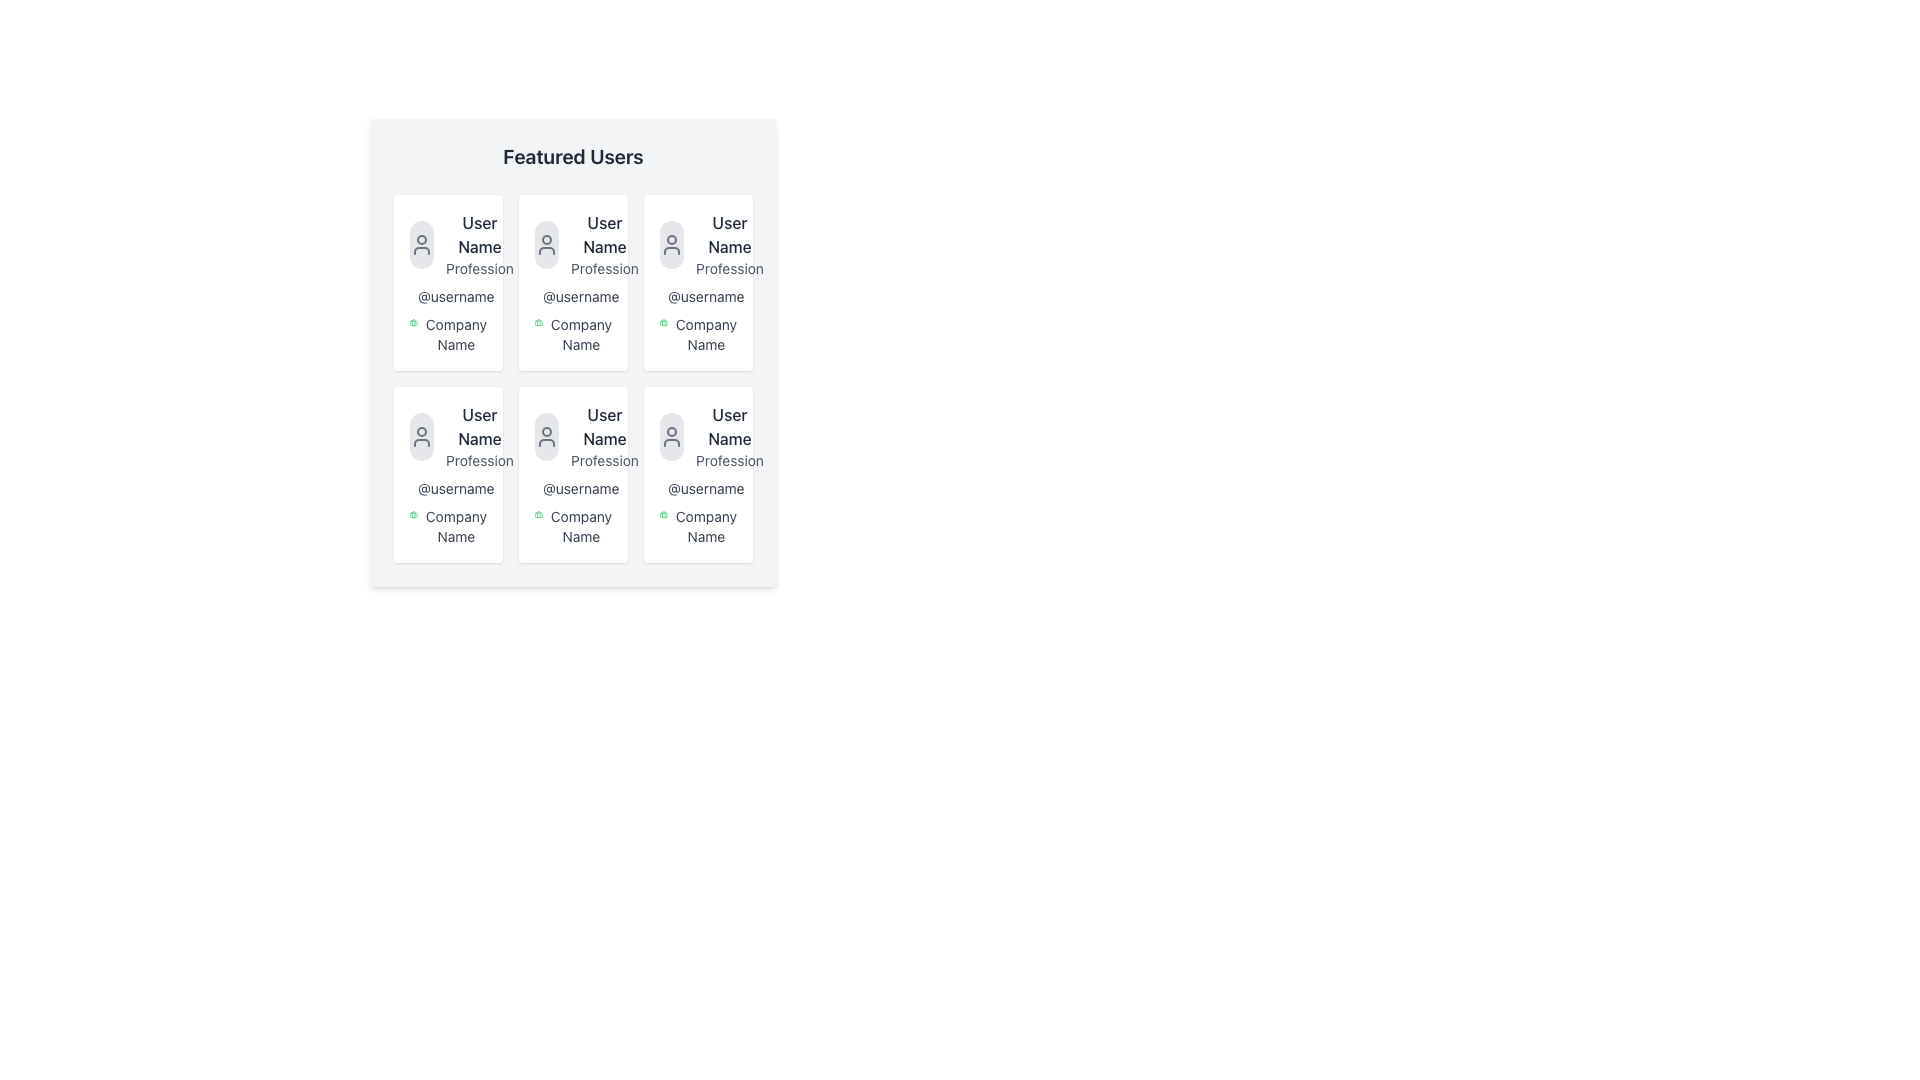  Describe the element at coordinates (603, 435) in the screenshot. I see `the text element displaying the user's name and profession, located in the middle of the second row in a grid layout` at that location.